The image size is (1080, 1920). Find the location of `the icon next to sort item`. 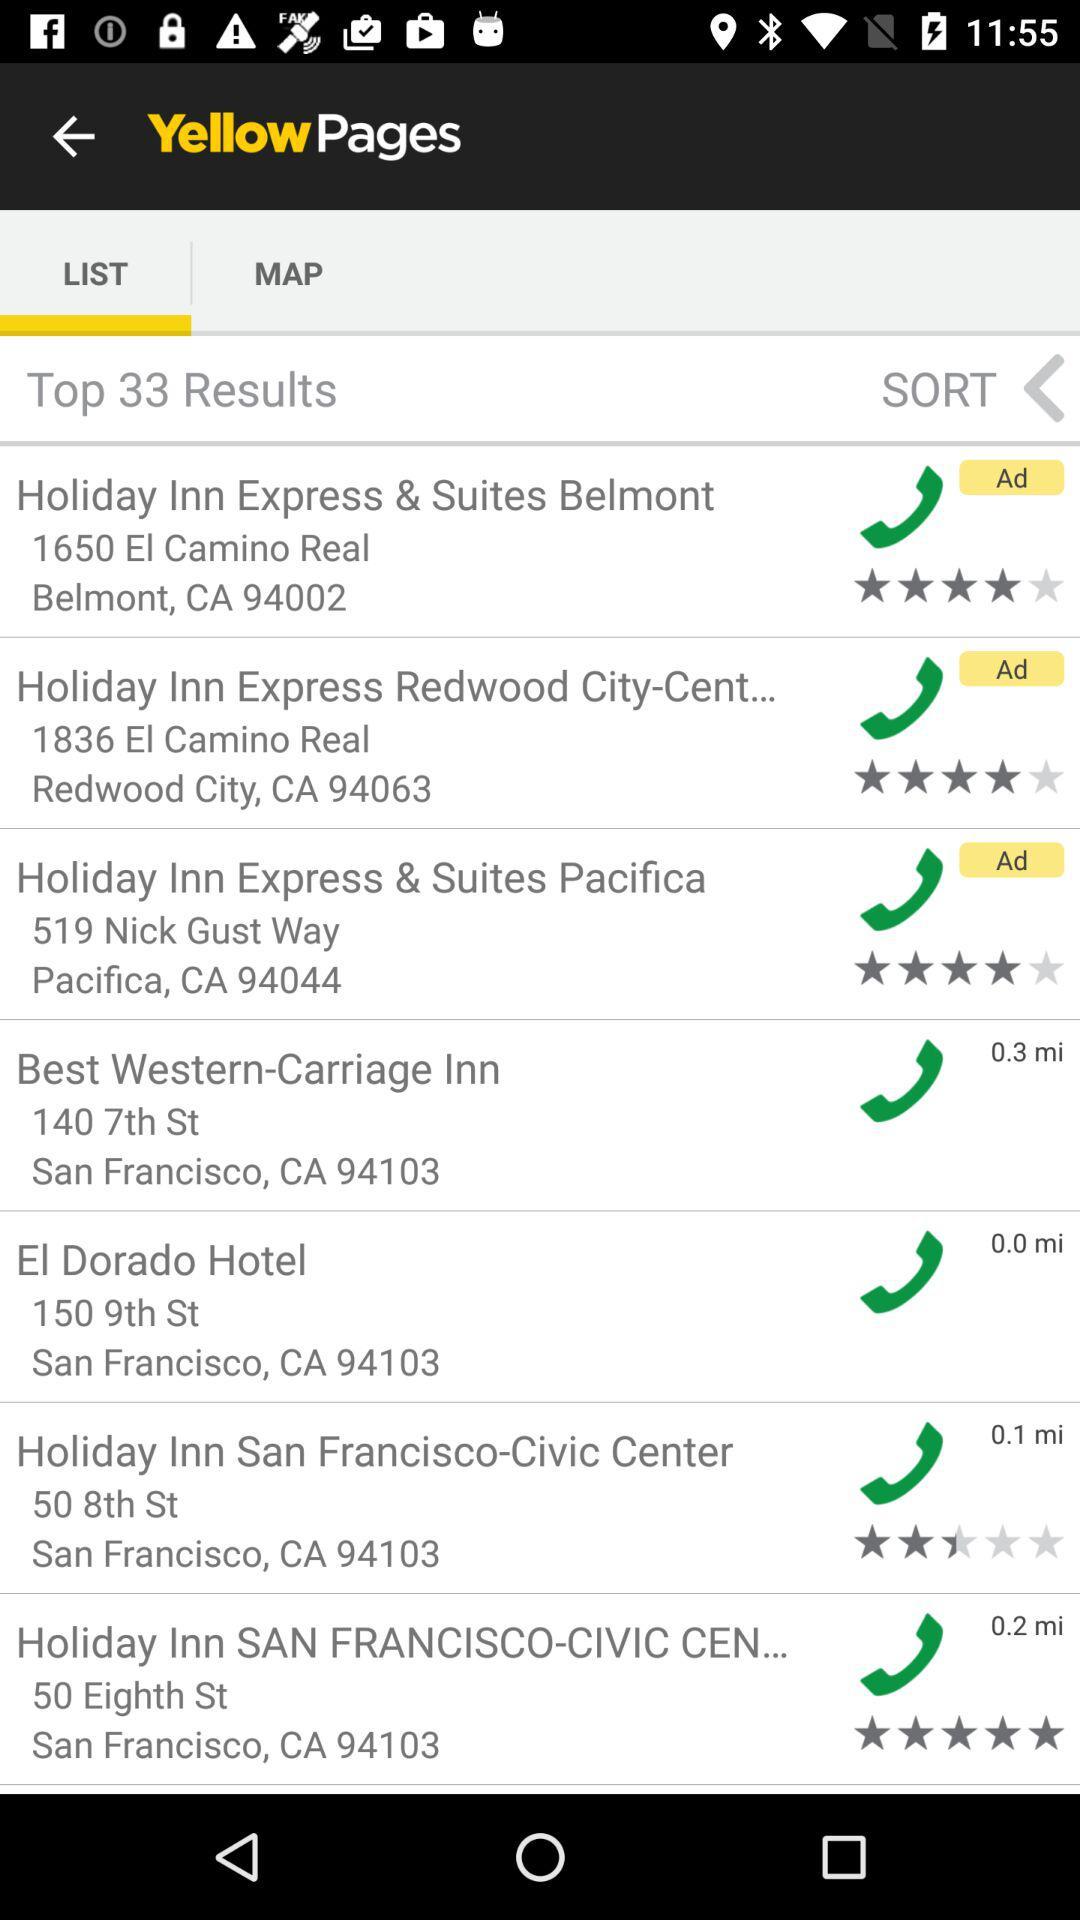

the icon next to sort item is located at coordinates (1043, 388).